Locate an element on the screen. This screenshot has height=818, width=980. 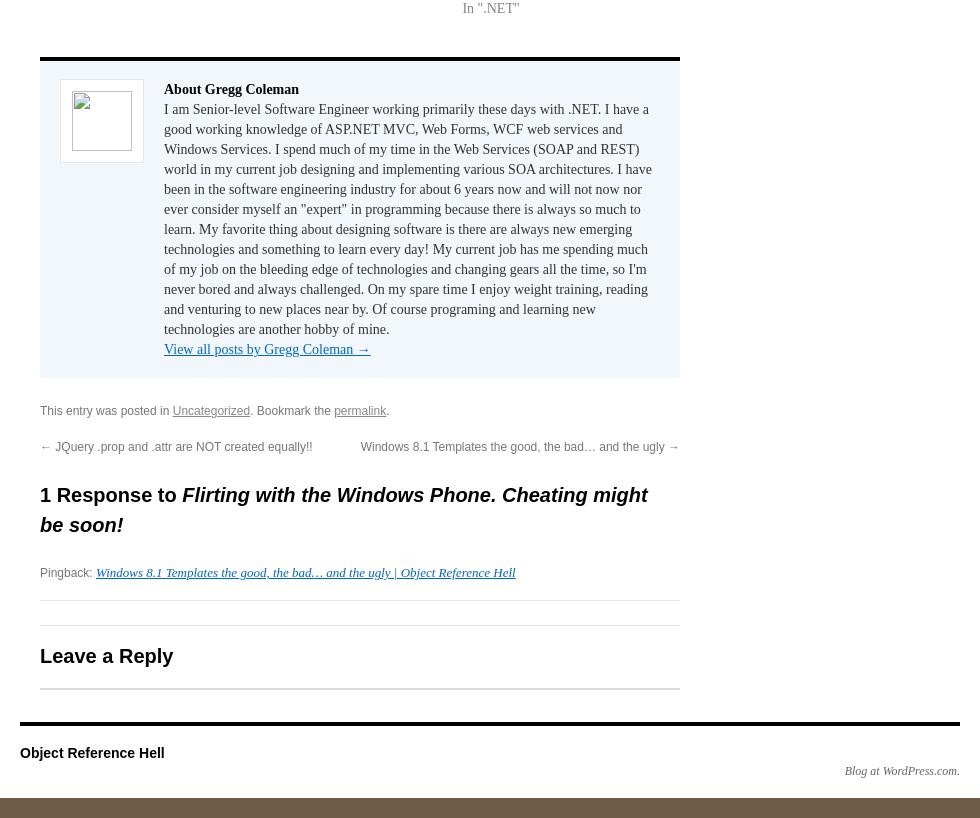
'Uncategorized' is located at coordinates (210, 409).